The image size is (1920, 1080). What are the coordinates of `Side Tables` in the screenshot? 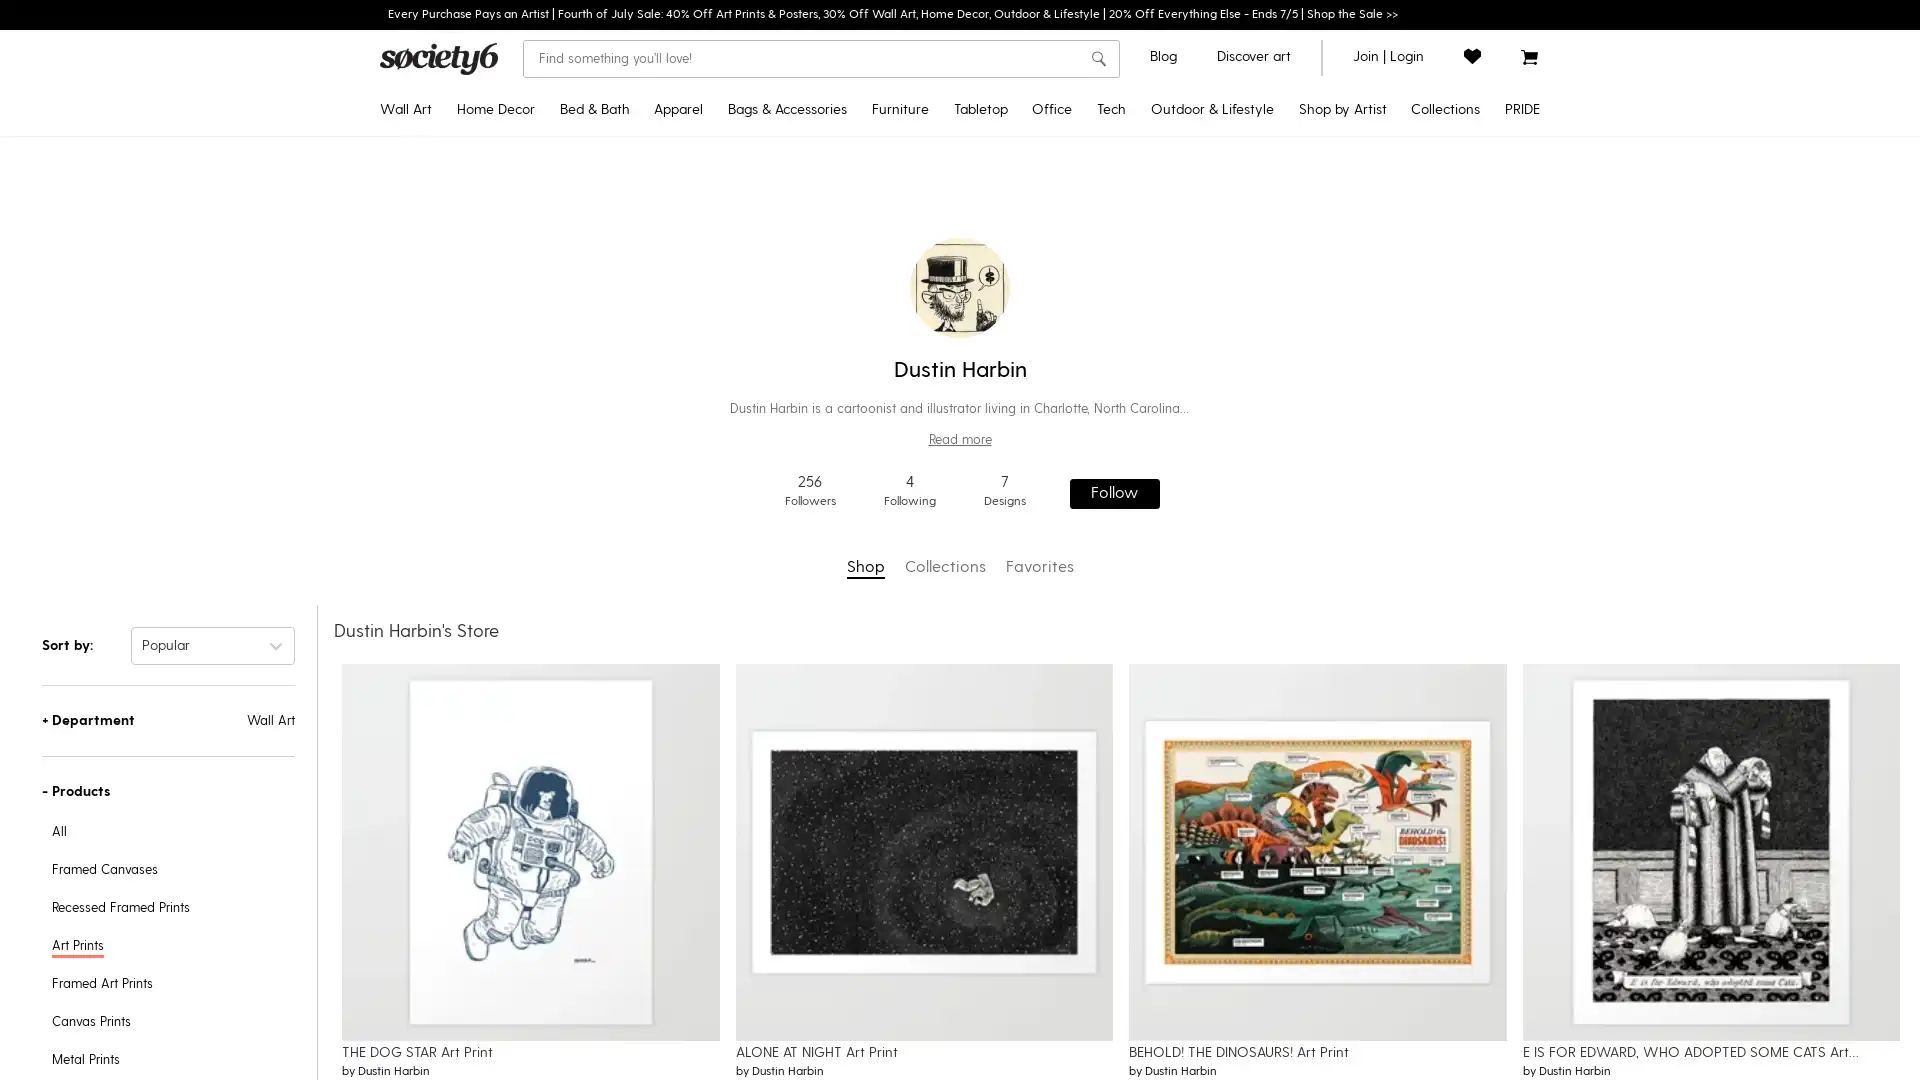 It's located at (934, 289).